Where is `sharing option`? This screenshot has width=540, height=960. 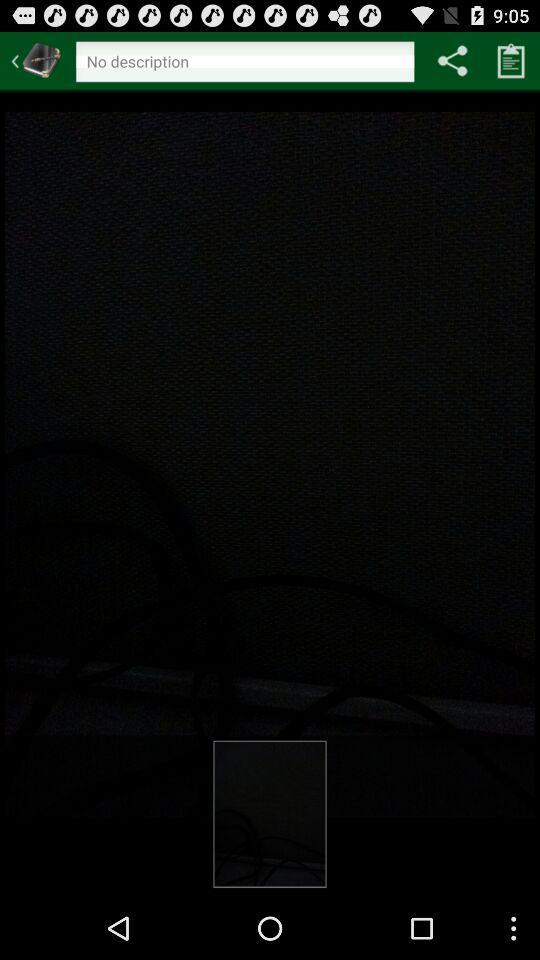 sharing option is located at coordinates (452, 59).